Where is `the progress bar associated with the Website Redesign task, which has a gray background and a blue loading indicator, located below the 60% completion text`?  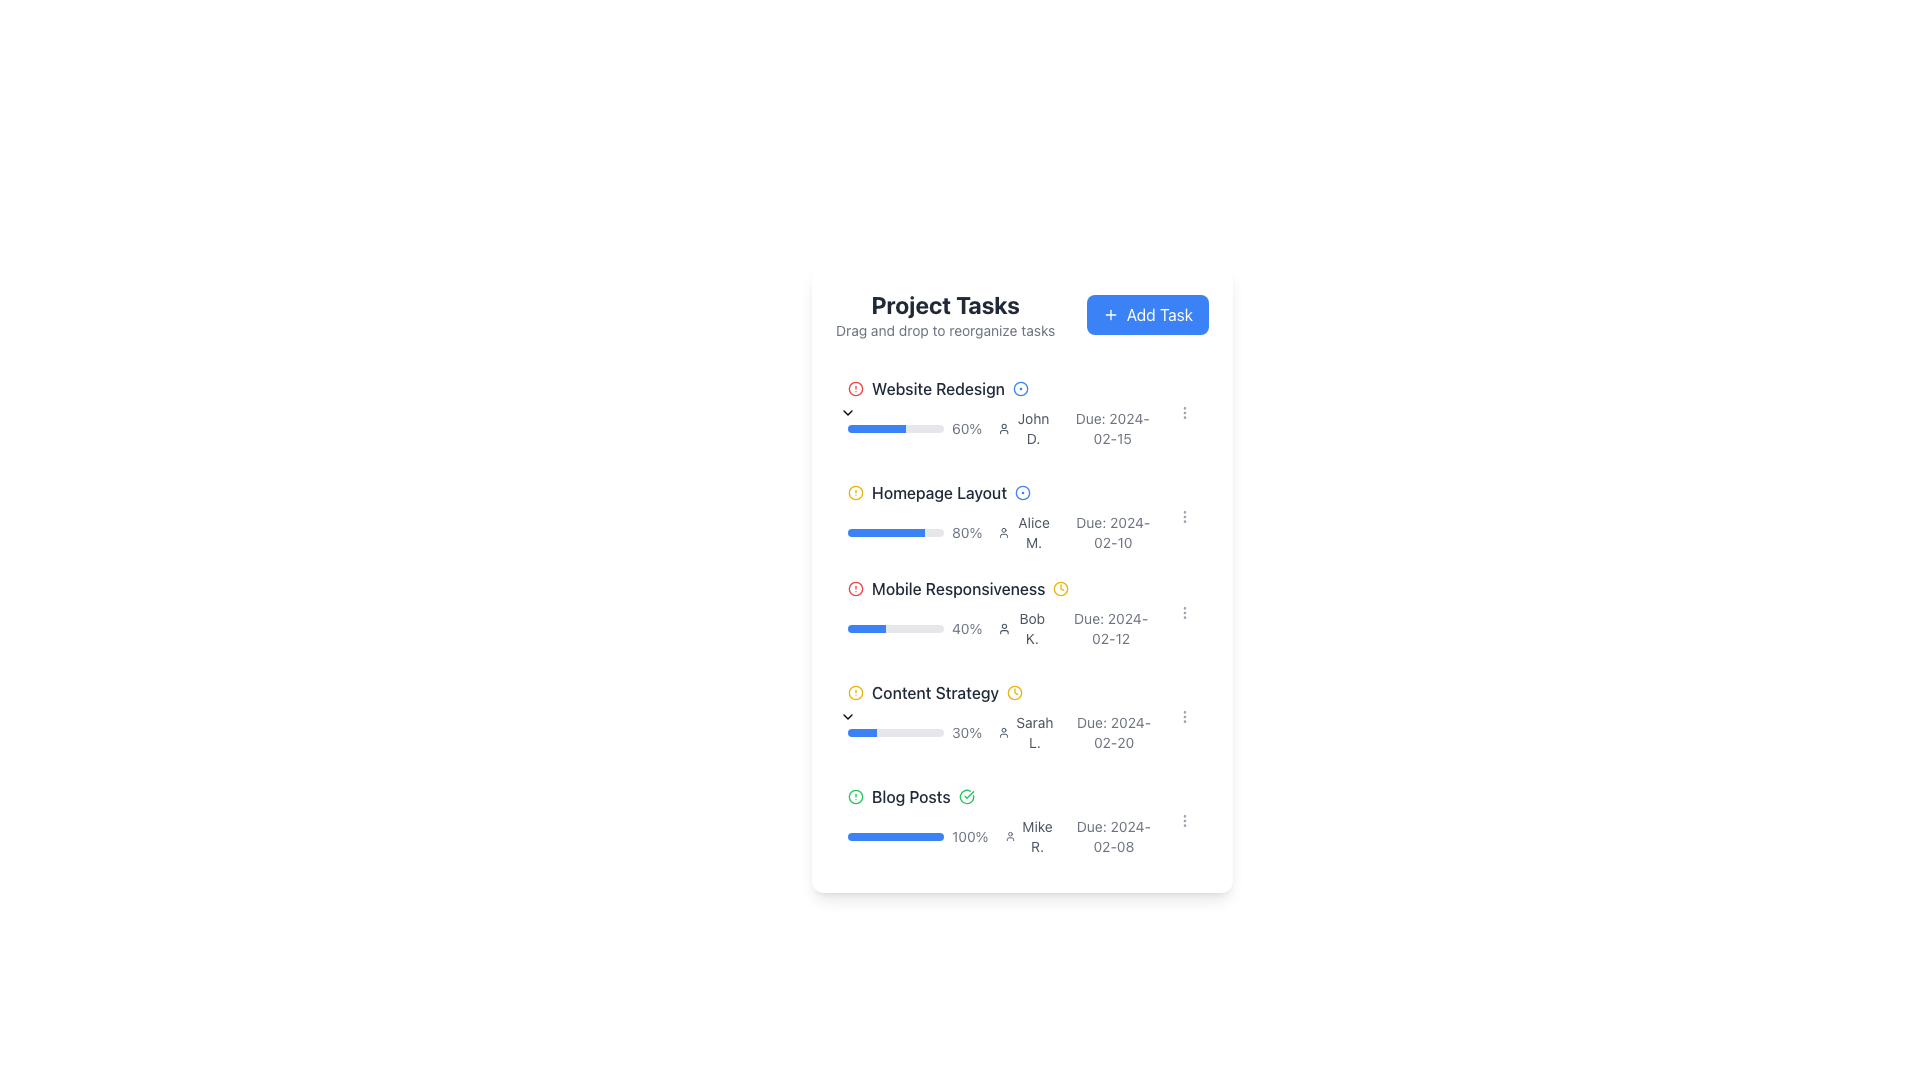 the progress bar associated with the Website Redesign task, which has a gray background and a blue loading indicator, located below the 60% completion text is located at coordinates (895, 427).